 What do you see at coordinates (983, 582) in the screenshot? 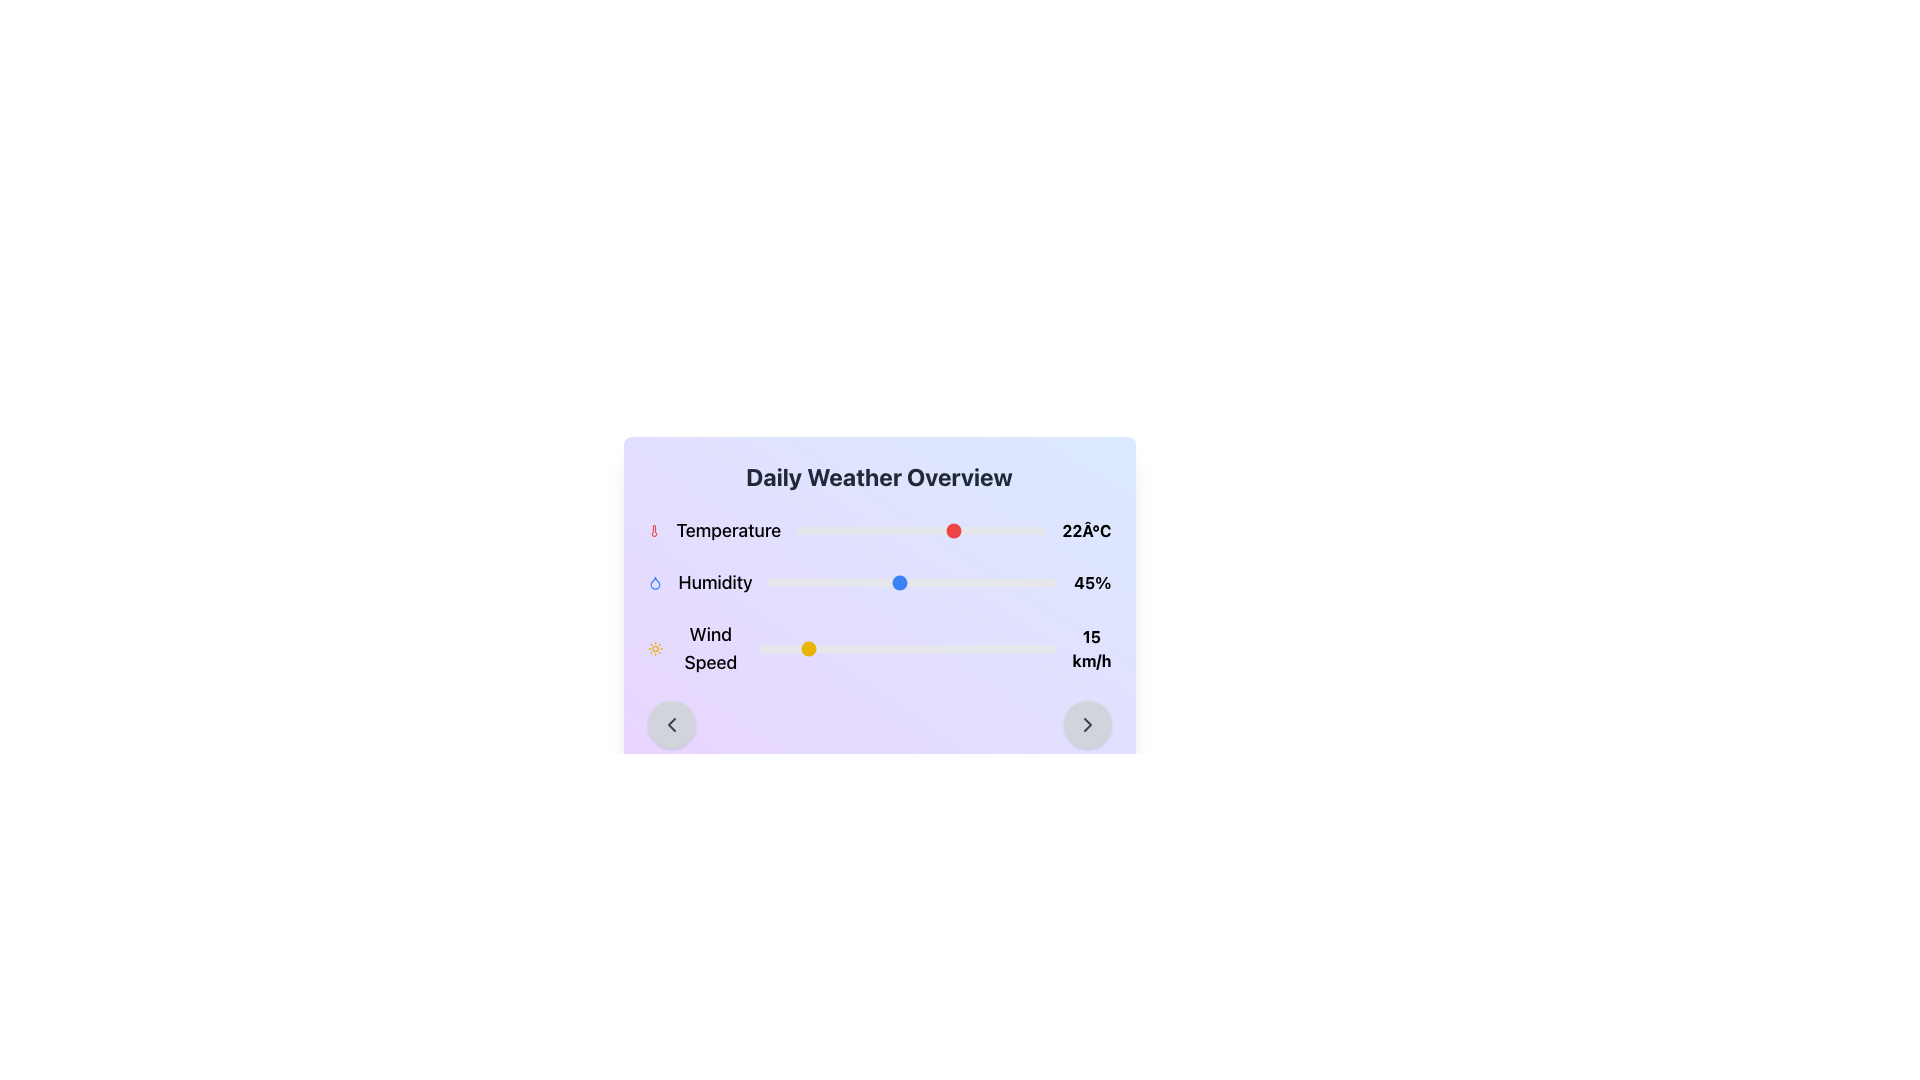
I see `the humidity level` at bounding box center [983, 582].